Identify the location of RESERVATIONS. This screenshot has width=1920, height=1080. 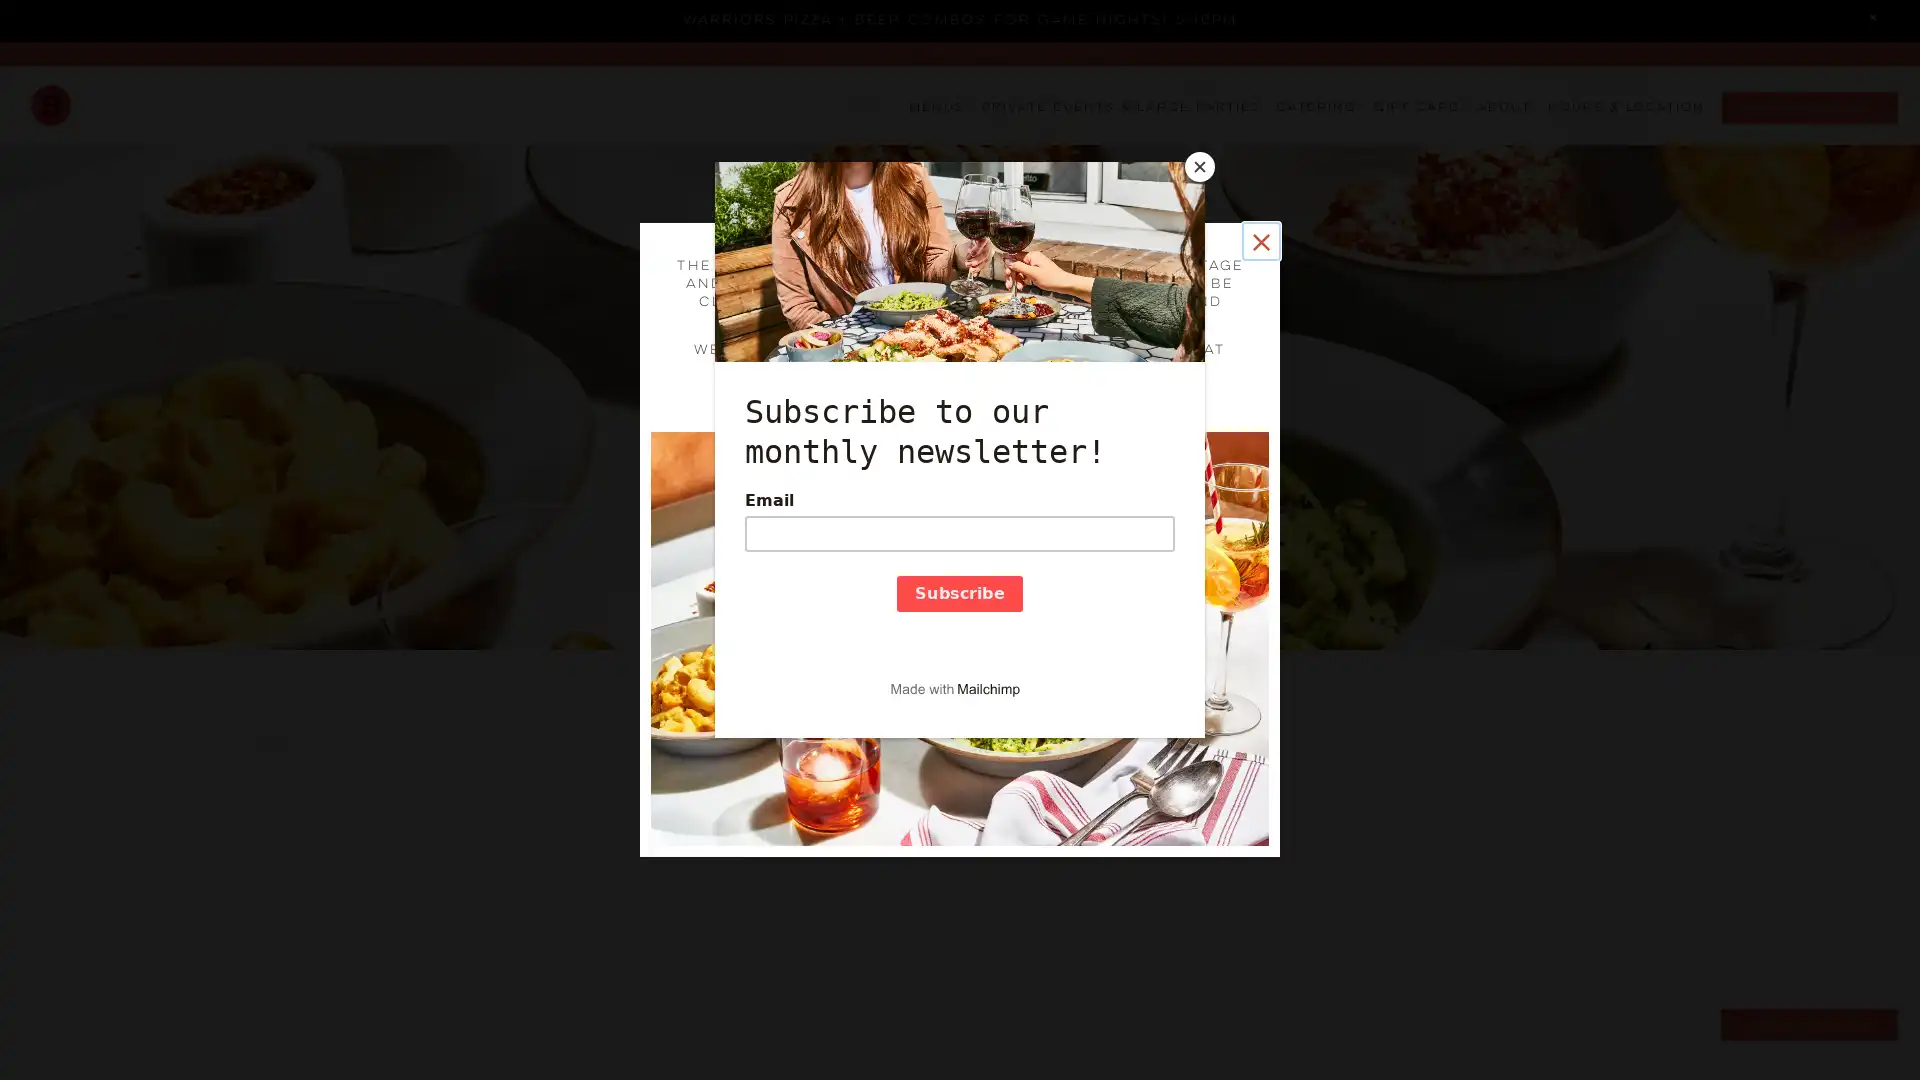
(1809, 108).